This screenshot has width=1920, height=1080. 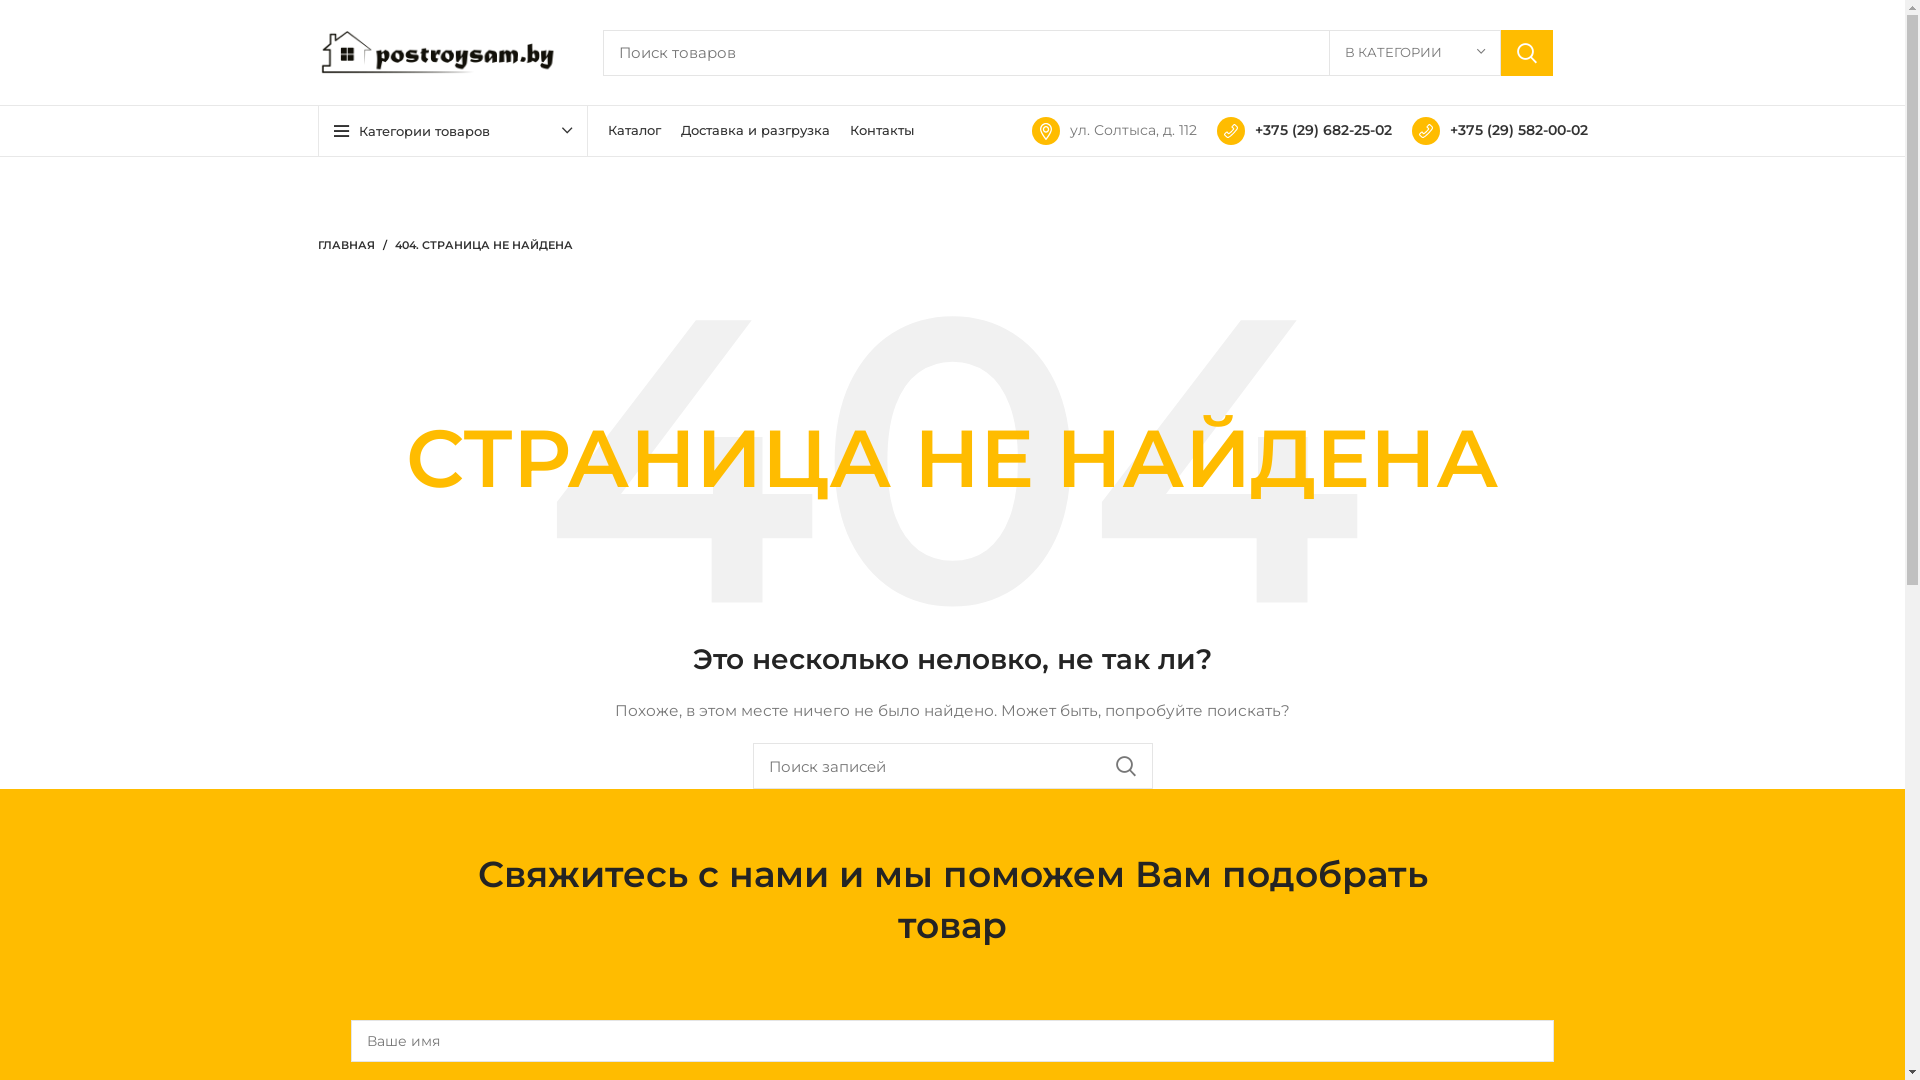 I want to click on '+375 (29) 582-00-02', so click(x=1499, y=130).